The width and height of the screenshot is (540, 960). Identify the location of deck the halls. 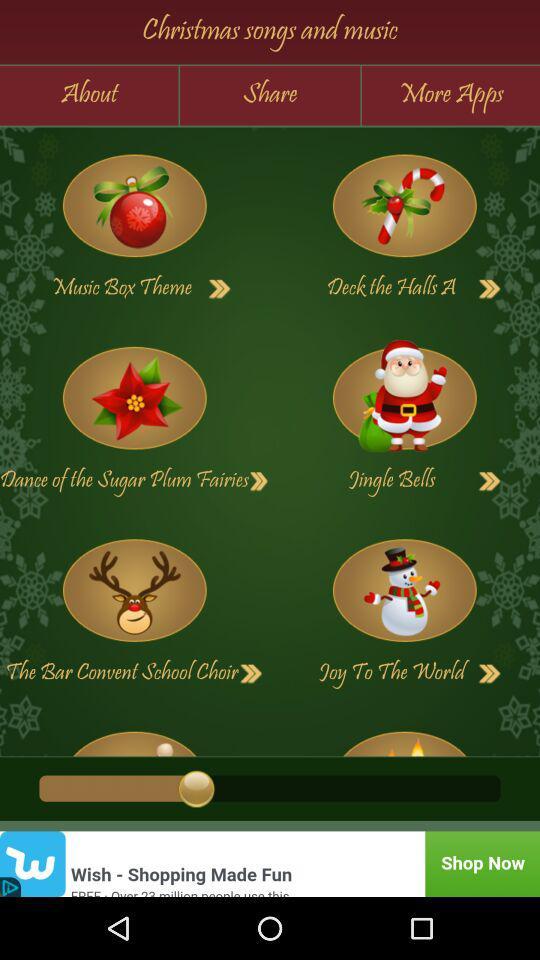
(404, 206).